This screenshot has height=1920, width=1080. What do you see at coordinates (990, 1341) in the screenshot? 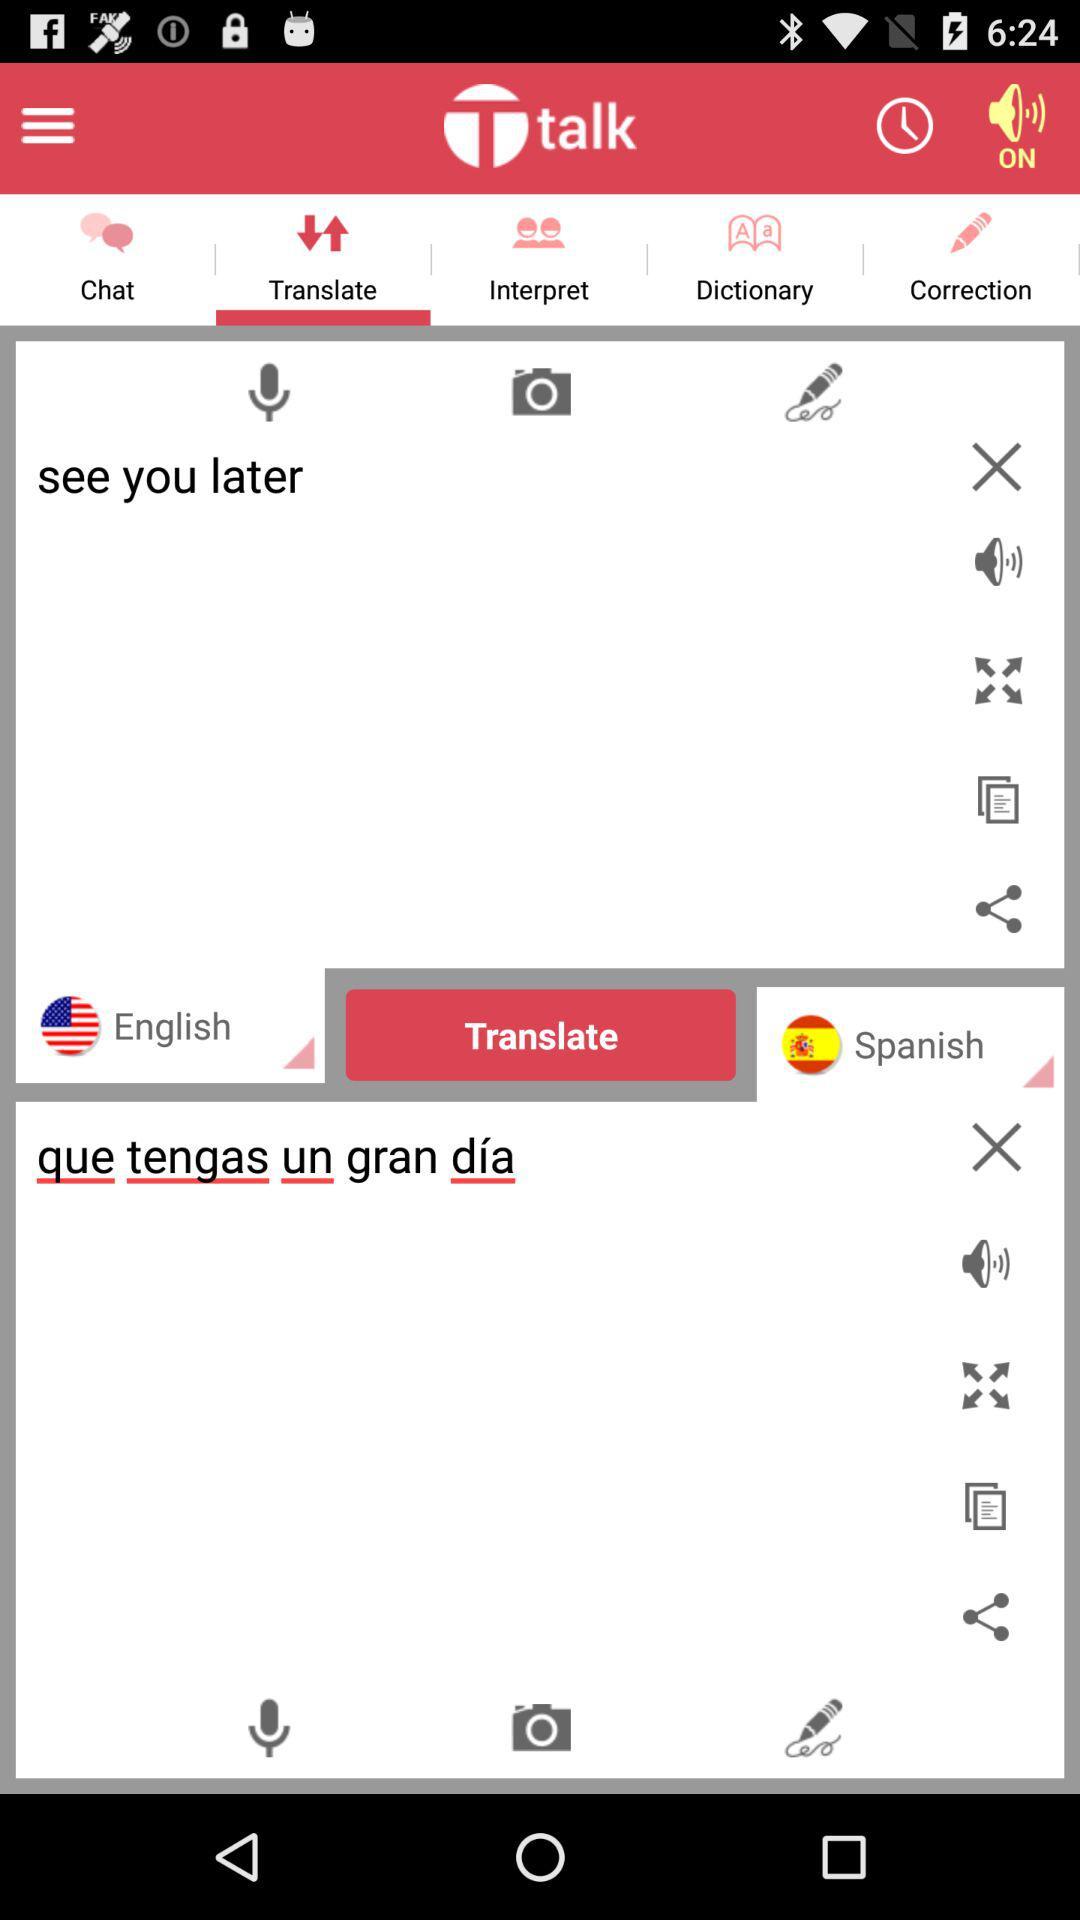
I see `the volume icon` at bounding box center [990, 1341].